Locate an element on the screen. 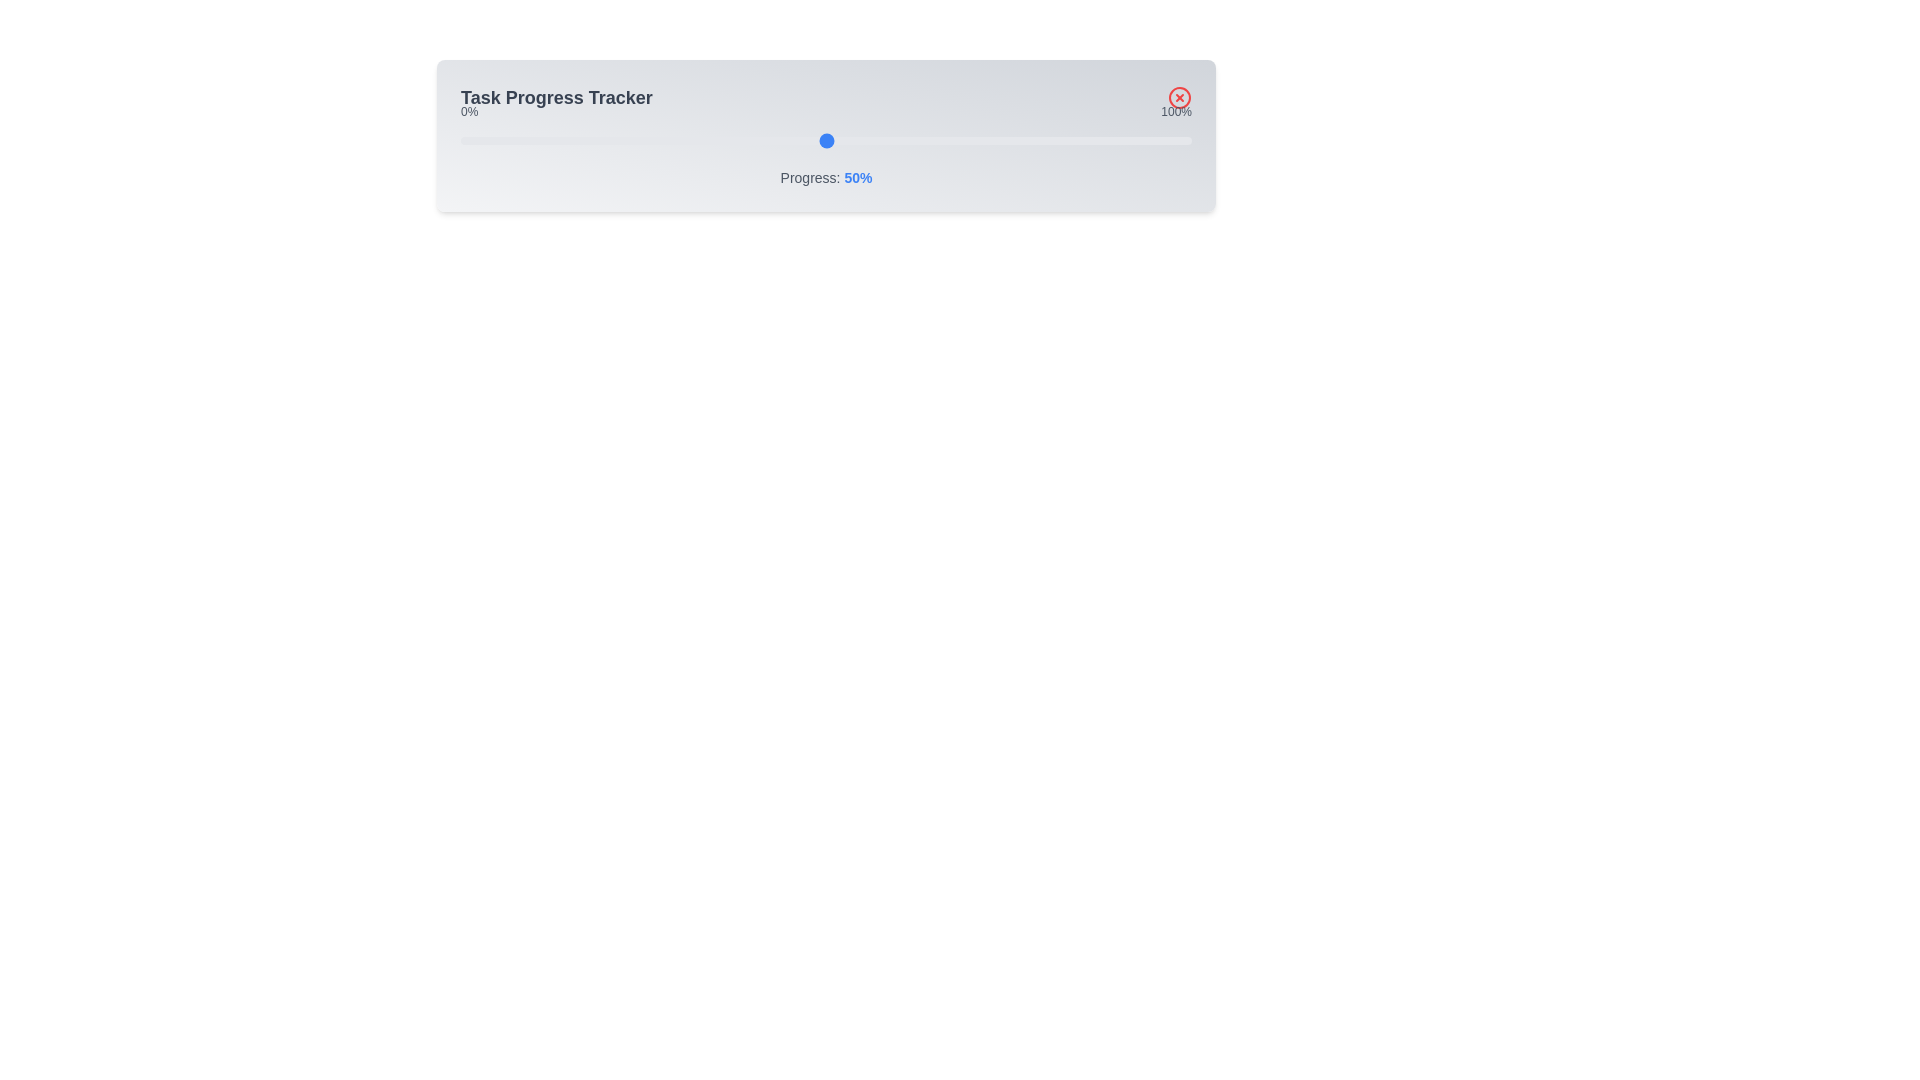 The width and height of the screenshot is (1920, 1080). the slider is located at coordinates (841, 140).